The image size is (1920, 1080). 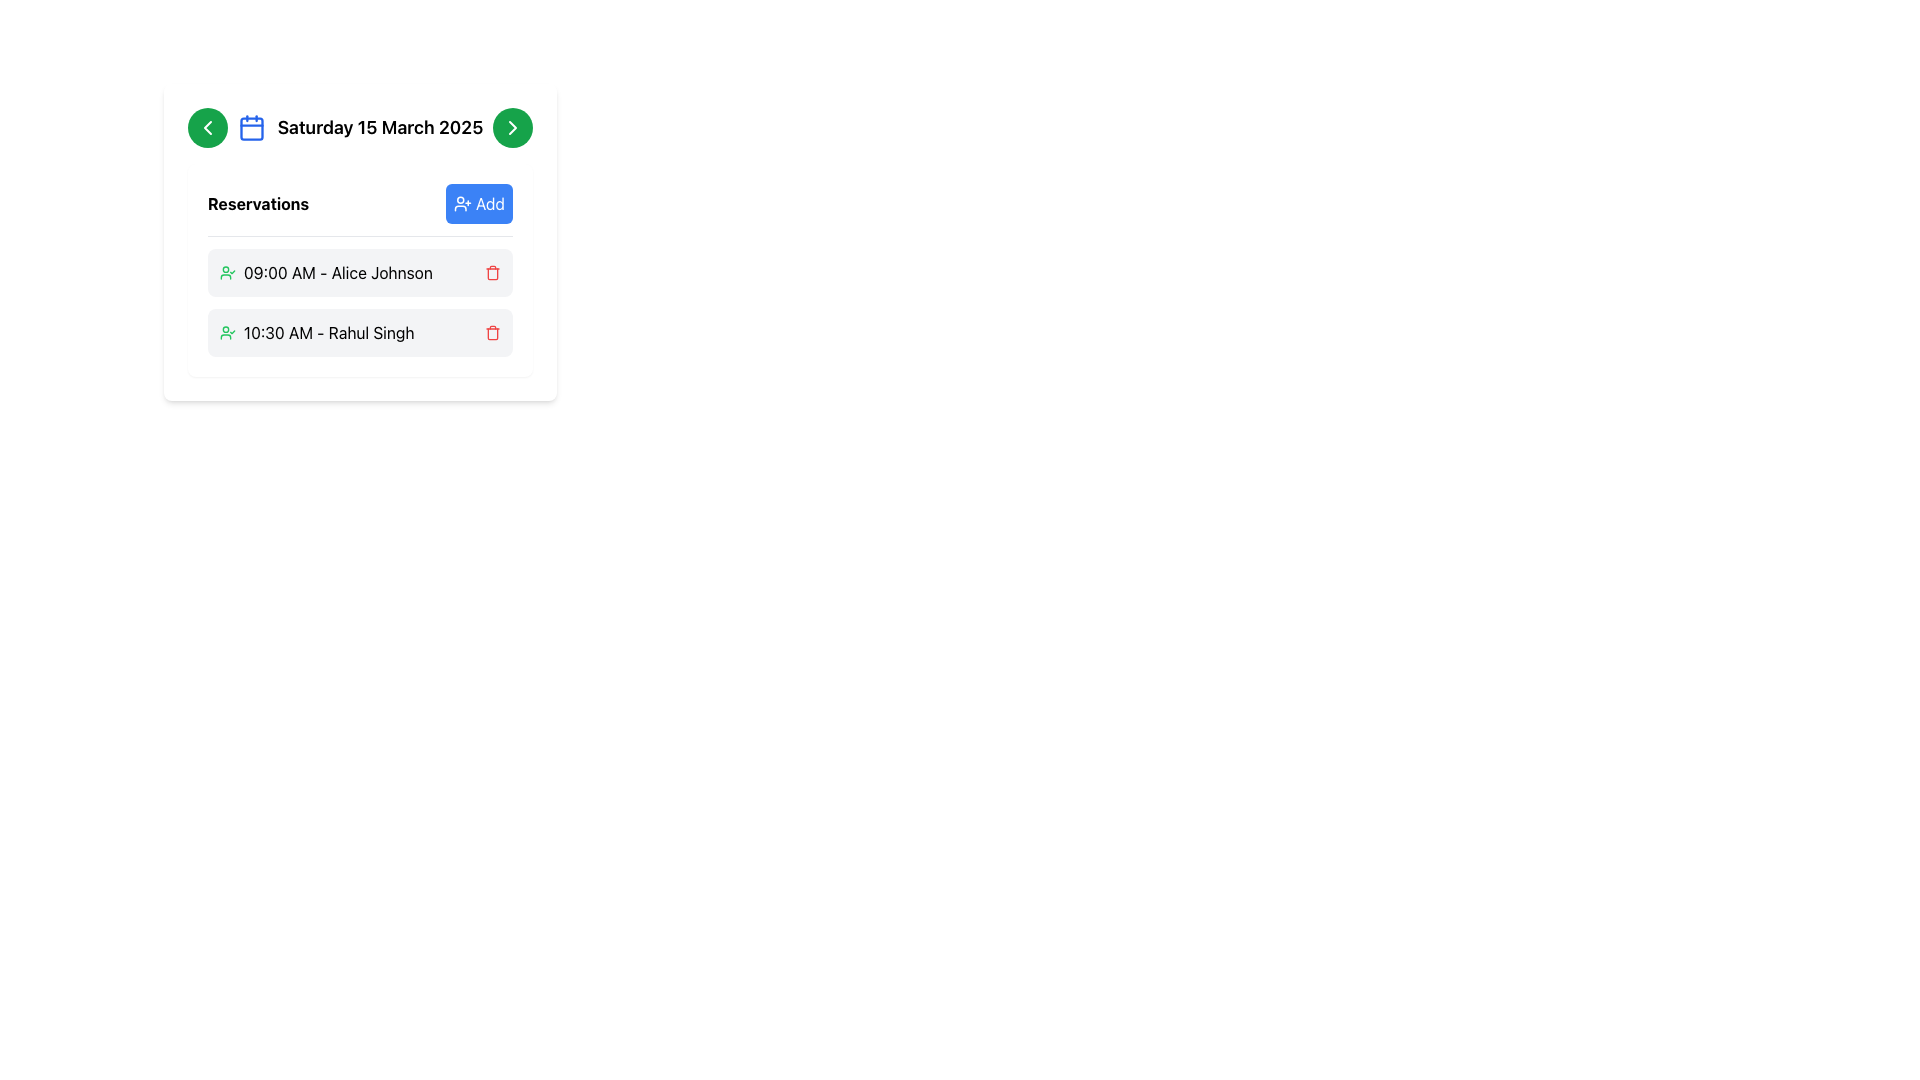 What do you see at coordinates (326, 273) in the screenshot?
I see `text label representing the first reservation in the list, located under the 'Reservations' heading and above another similar entry` at bounding box center [326, 273].